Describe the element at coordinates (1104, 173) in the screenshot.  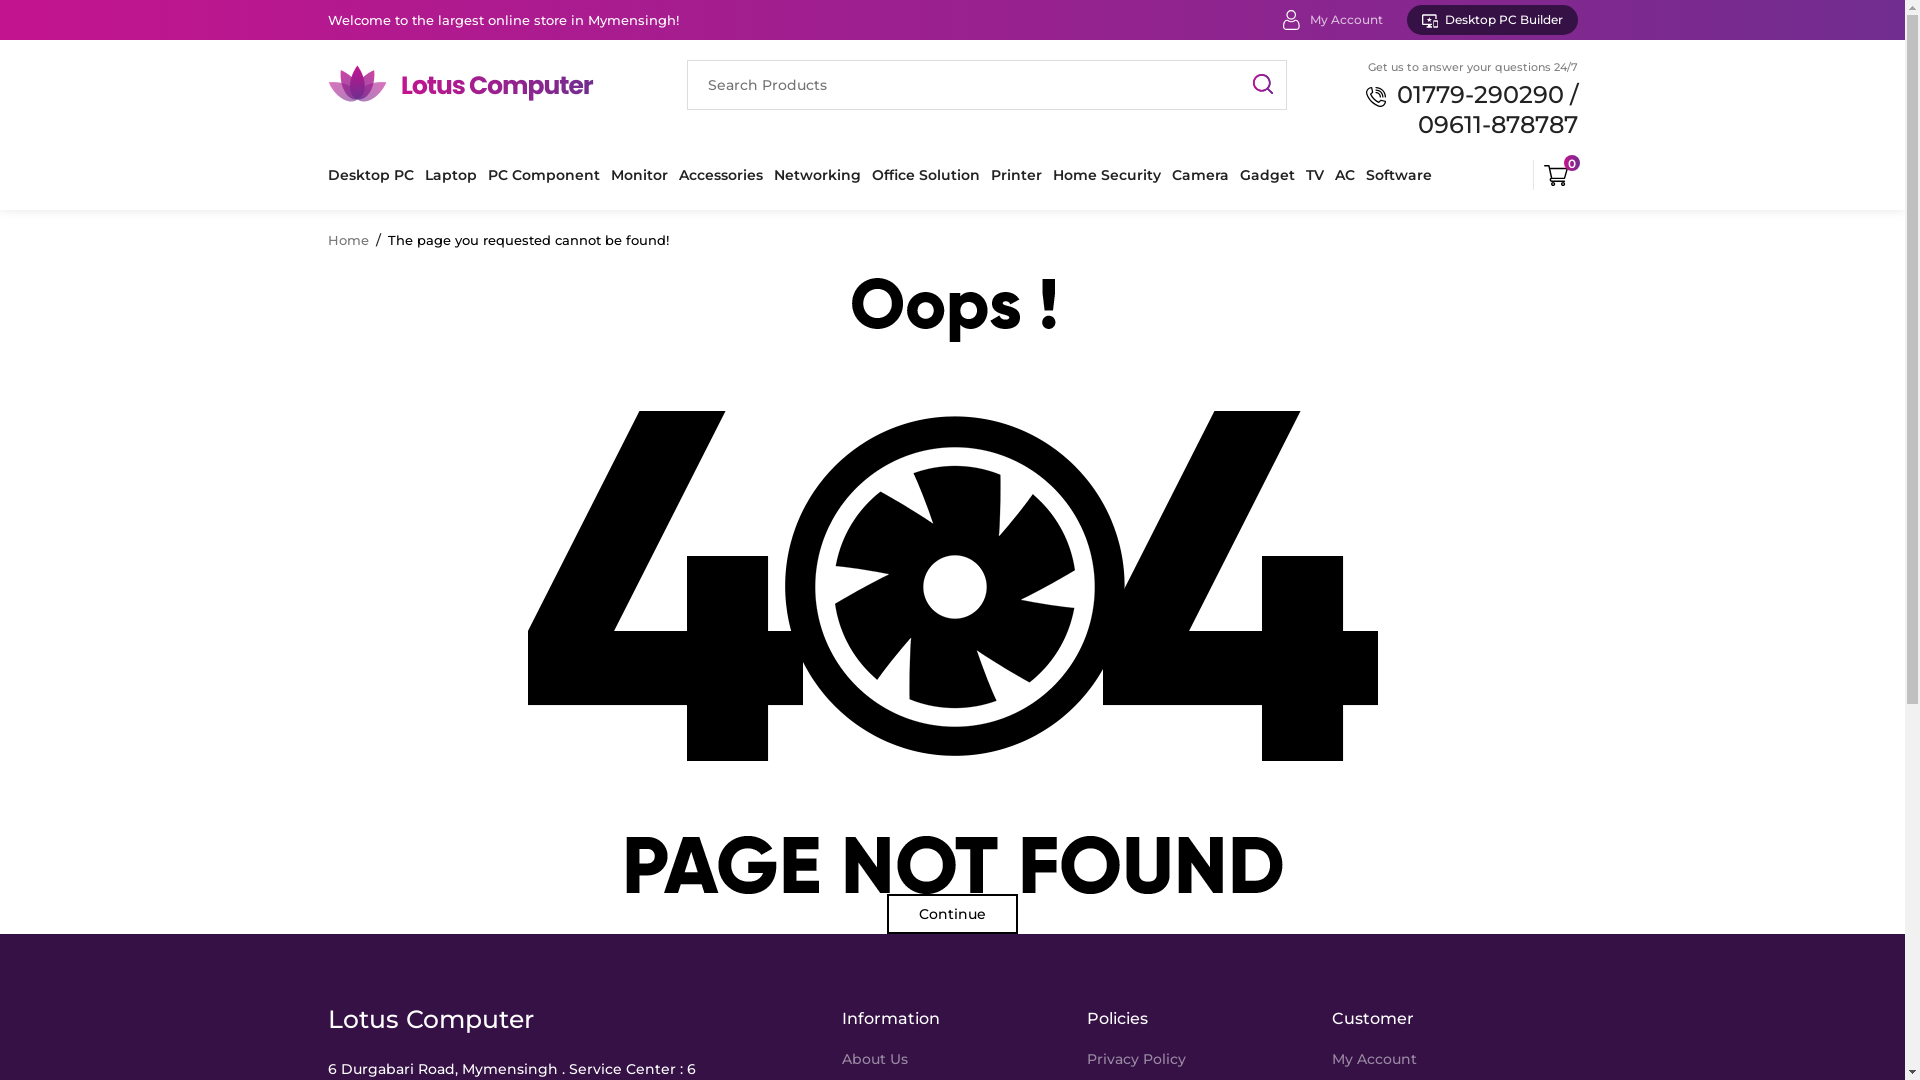
I see `'Home Security'` at that location.